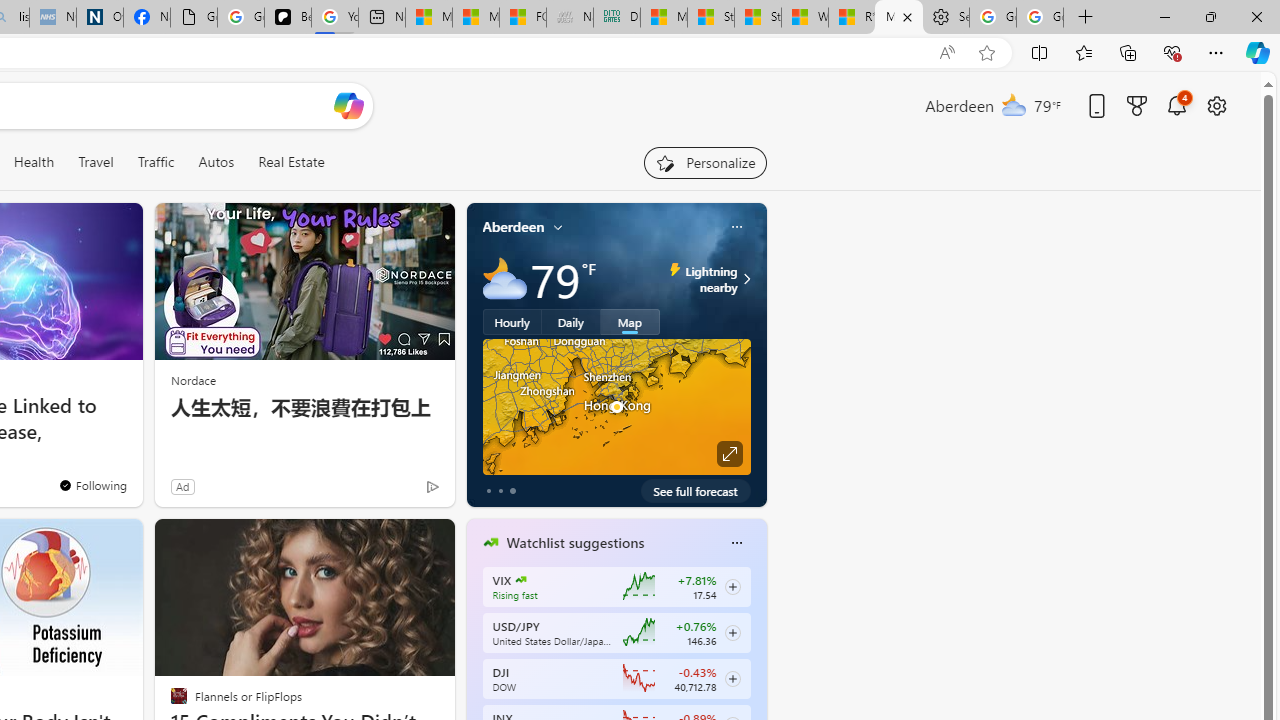 This screenshot has width=1280, height=720. I want to click on 'Autos', so click(216, 161).